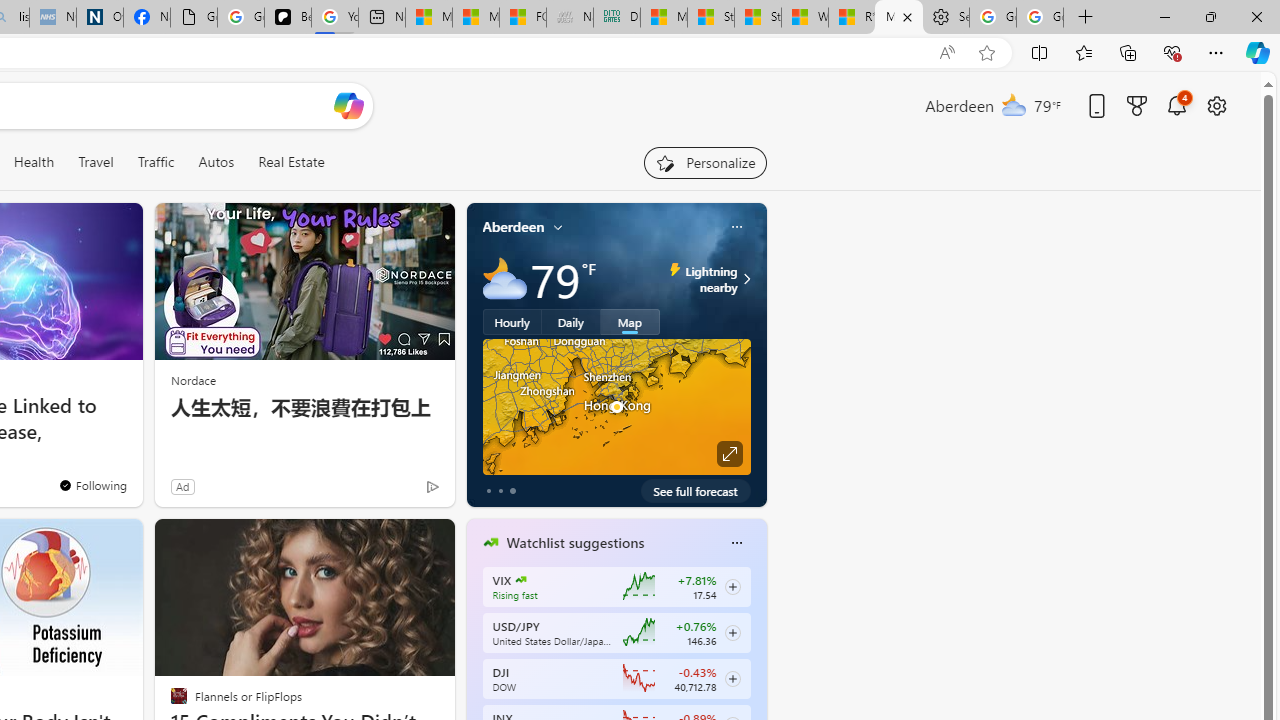 This screenshot has width=1280, height=720. I want to click on 'Autos', so click(216, 161).